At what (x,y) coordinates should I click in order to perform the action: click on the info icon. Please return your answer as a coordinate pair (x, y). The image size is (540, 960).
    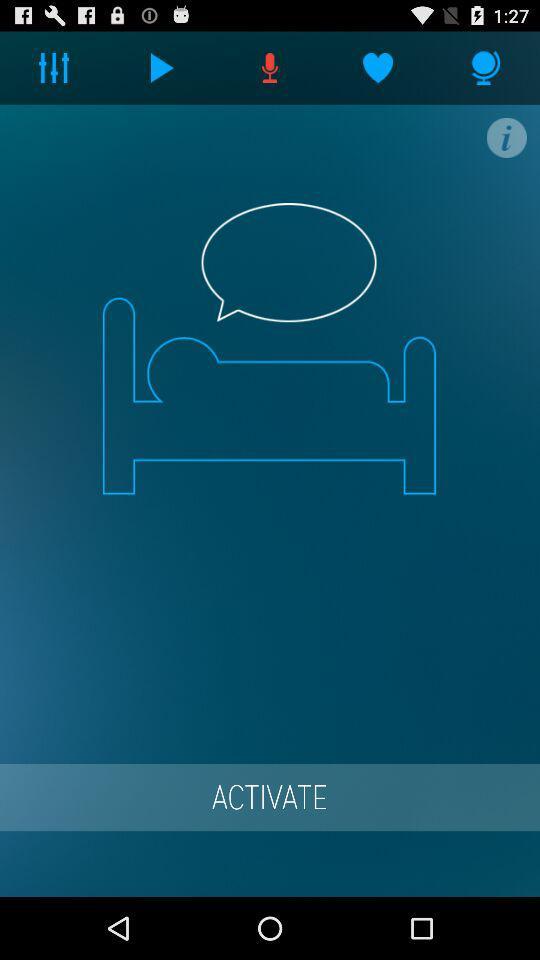
    Looking at the image, I should click on (505, 146).